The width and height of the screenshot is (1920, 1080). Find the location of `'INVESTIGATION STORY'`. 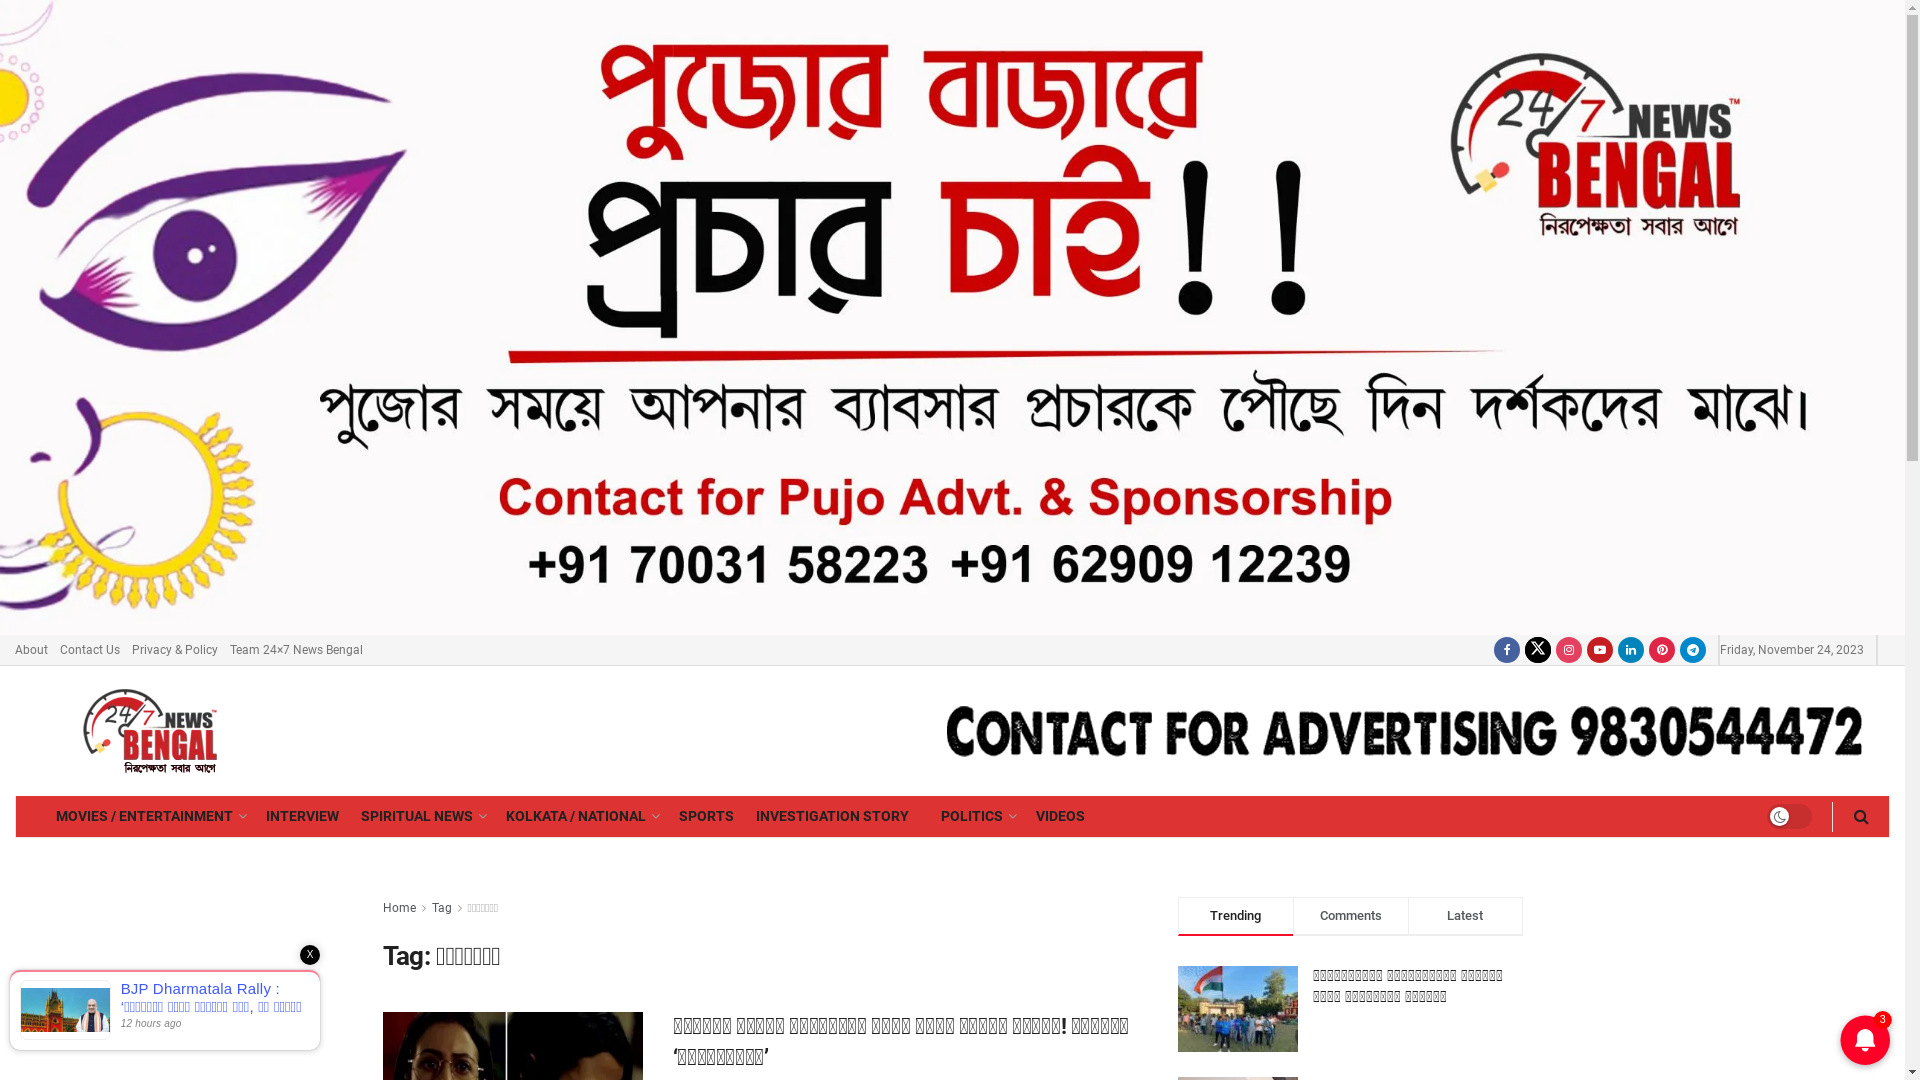

'INVESTIGATION STORY' is located at coordinates (832, 816).